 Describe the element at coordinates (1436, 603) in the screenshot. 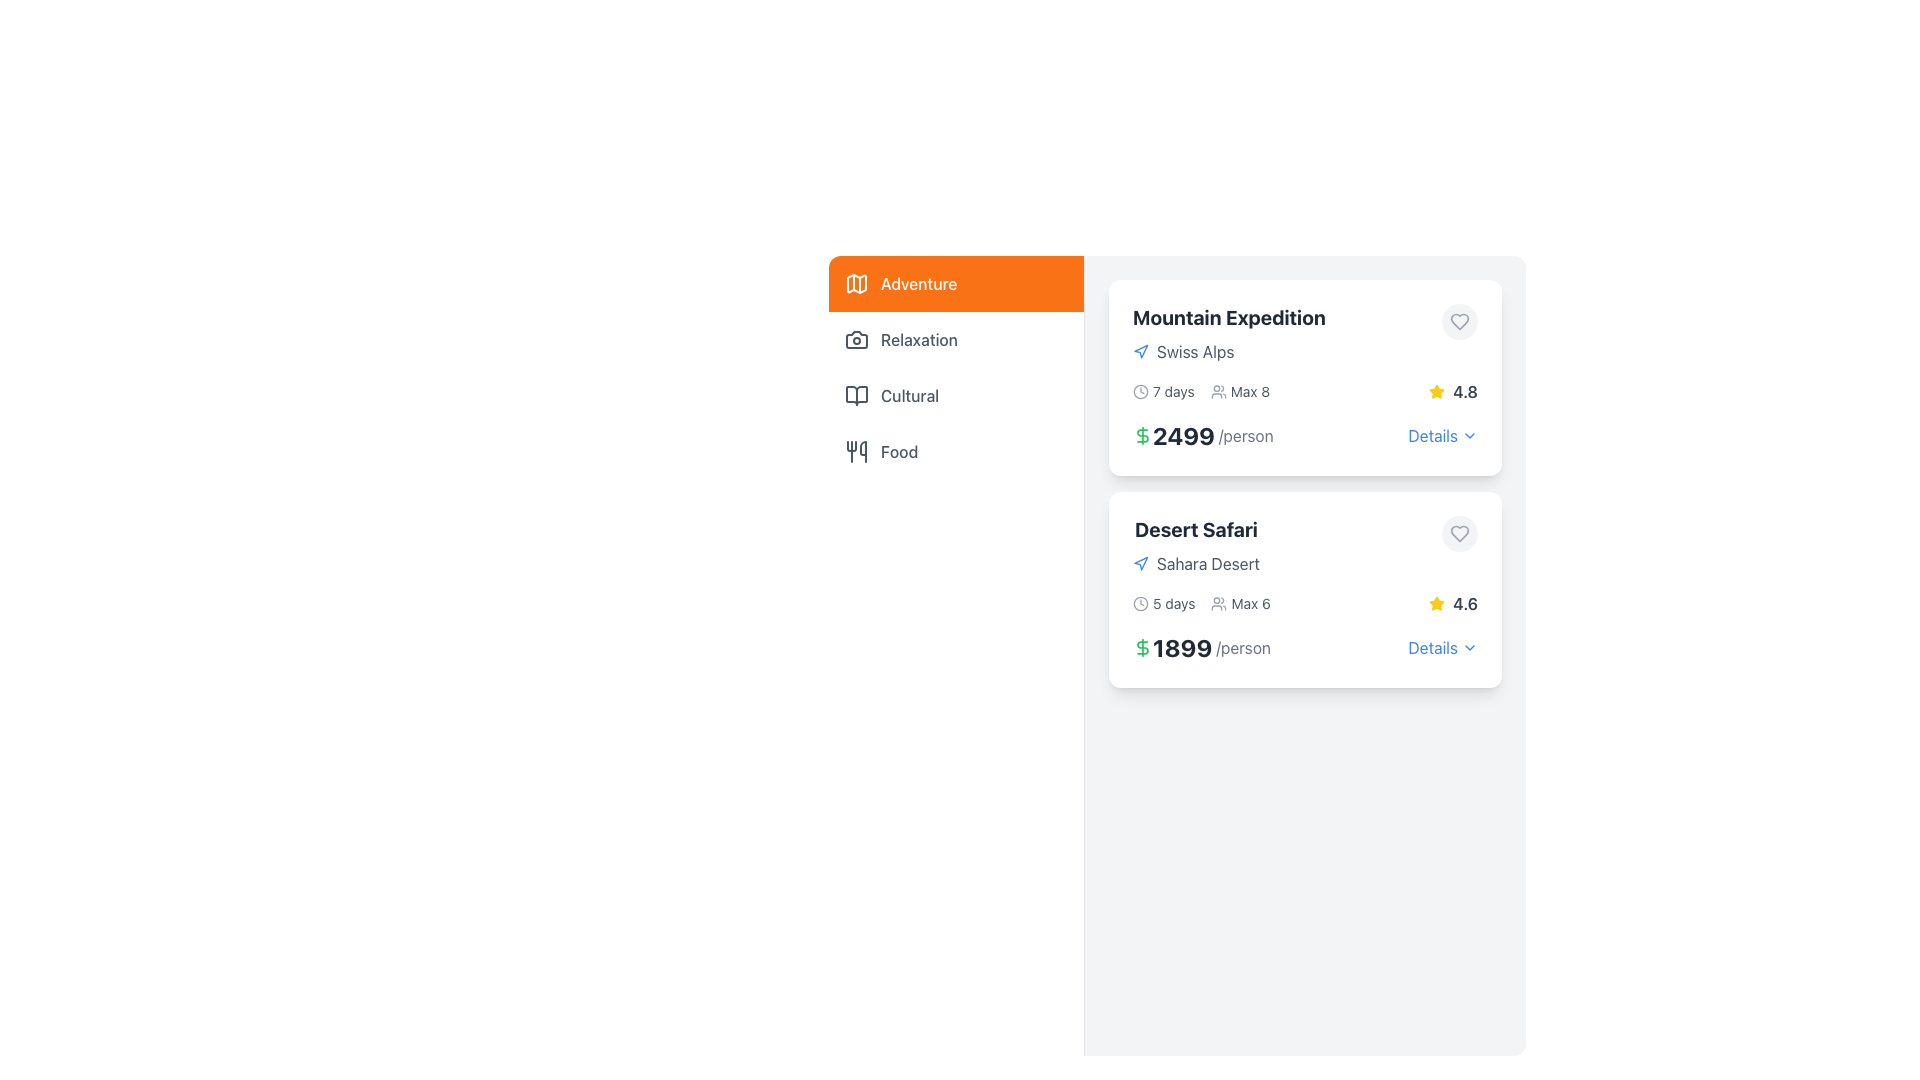

I see `the star-shaped yellow icon indicating a rating or favorite feature, located to the left of the numeric value '4.6' for the 'Desert Safari' package in the bottom card of the two-column list` at that location.